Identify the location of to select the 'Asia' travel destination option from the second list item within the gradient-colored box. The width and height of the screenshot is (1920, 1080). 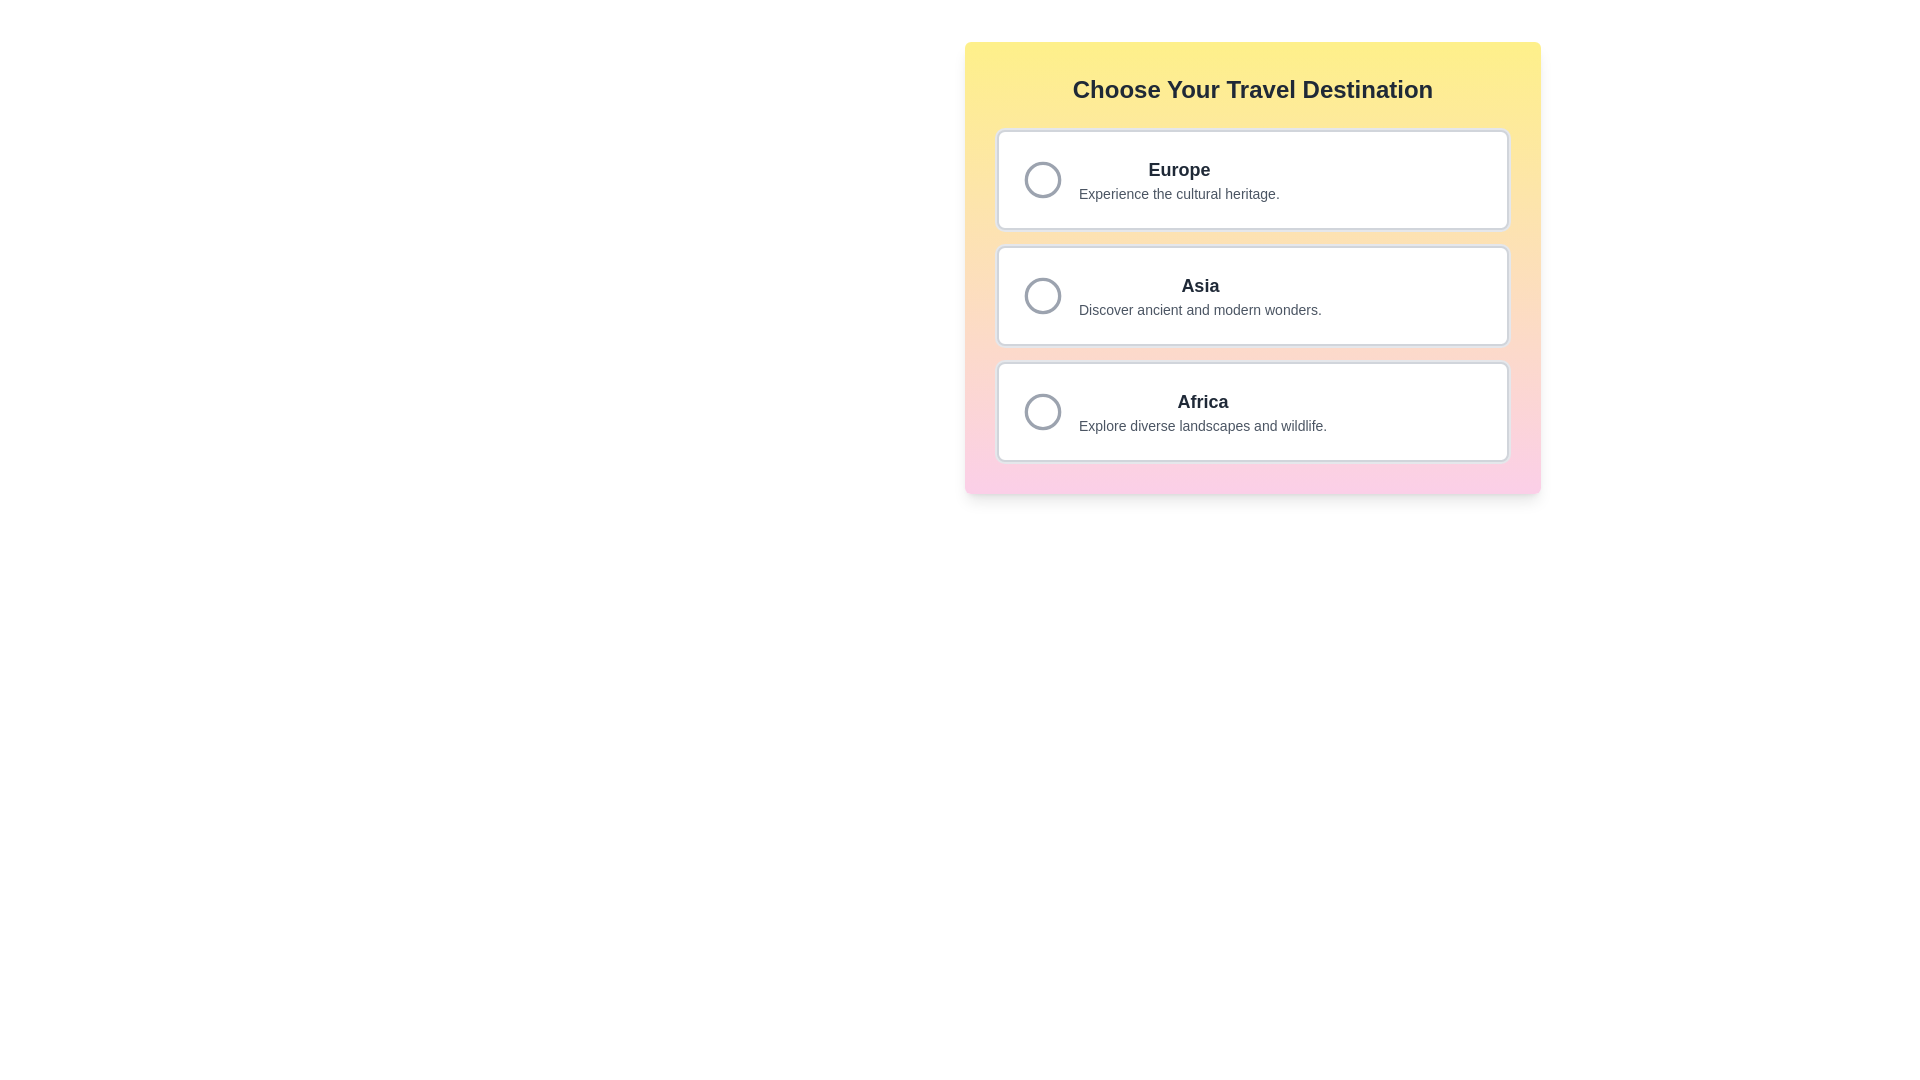
(1251, 266).